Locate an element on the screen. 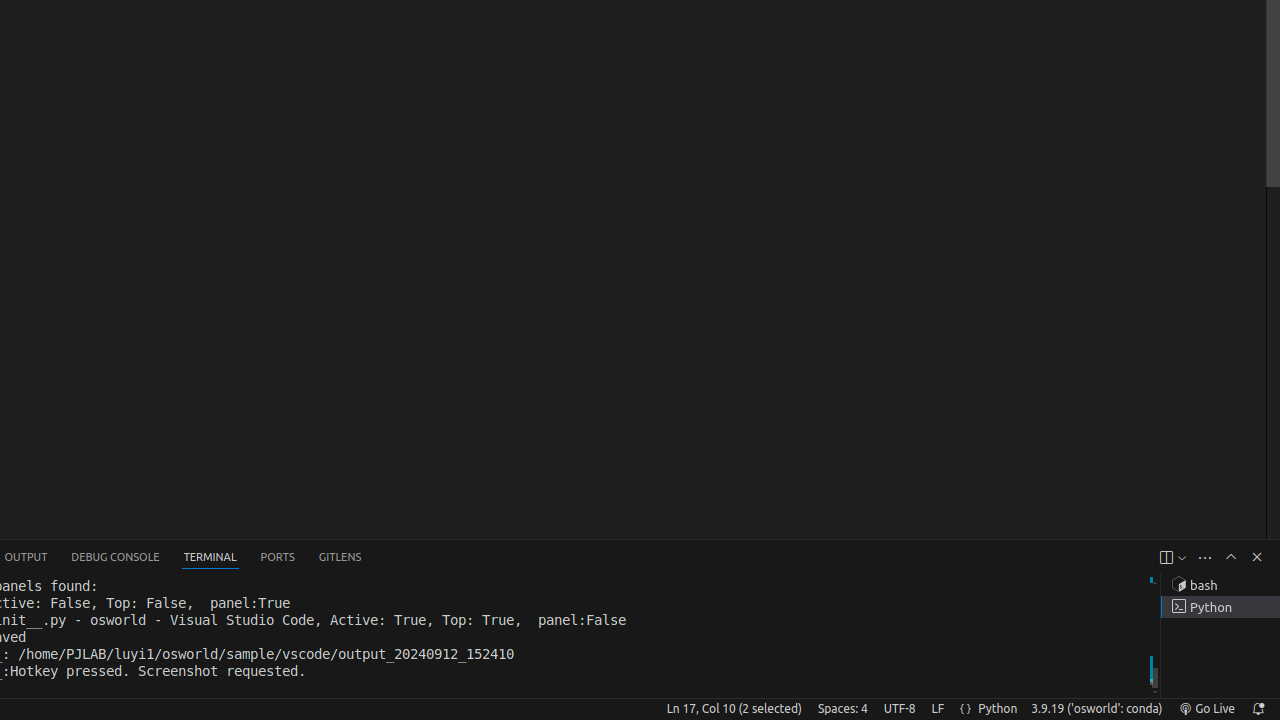 Image resolution: width=1280 pixels, height=720 pixels. 'broadcast Go Live, Click to run live server' is located at coordinates (1205, 707).